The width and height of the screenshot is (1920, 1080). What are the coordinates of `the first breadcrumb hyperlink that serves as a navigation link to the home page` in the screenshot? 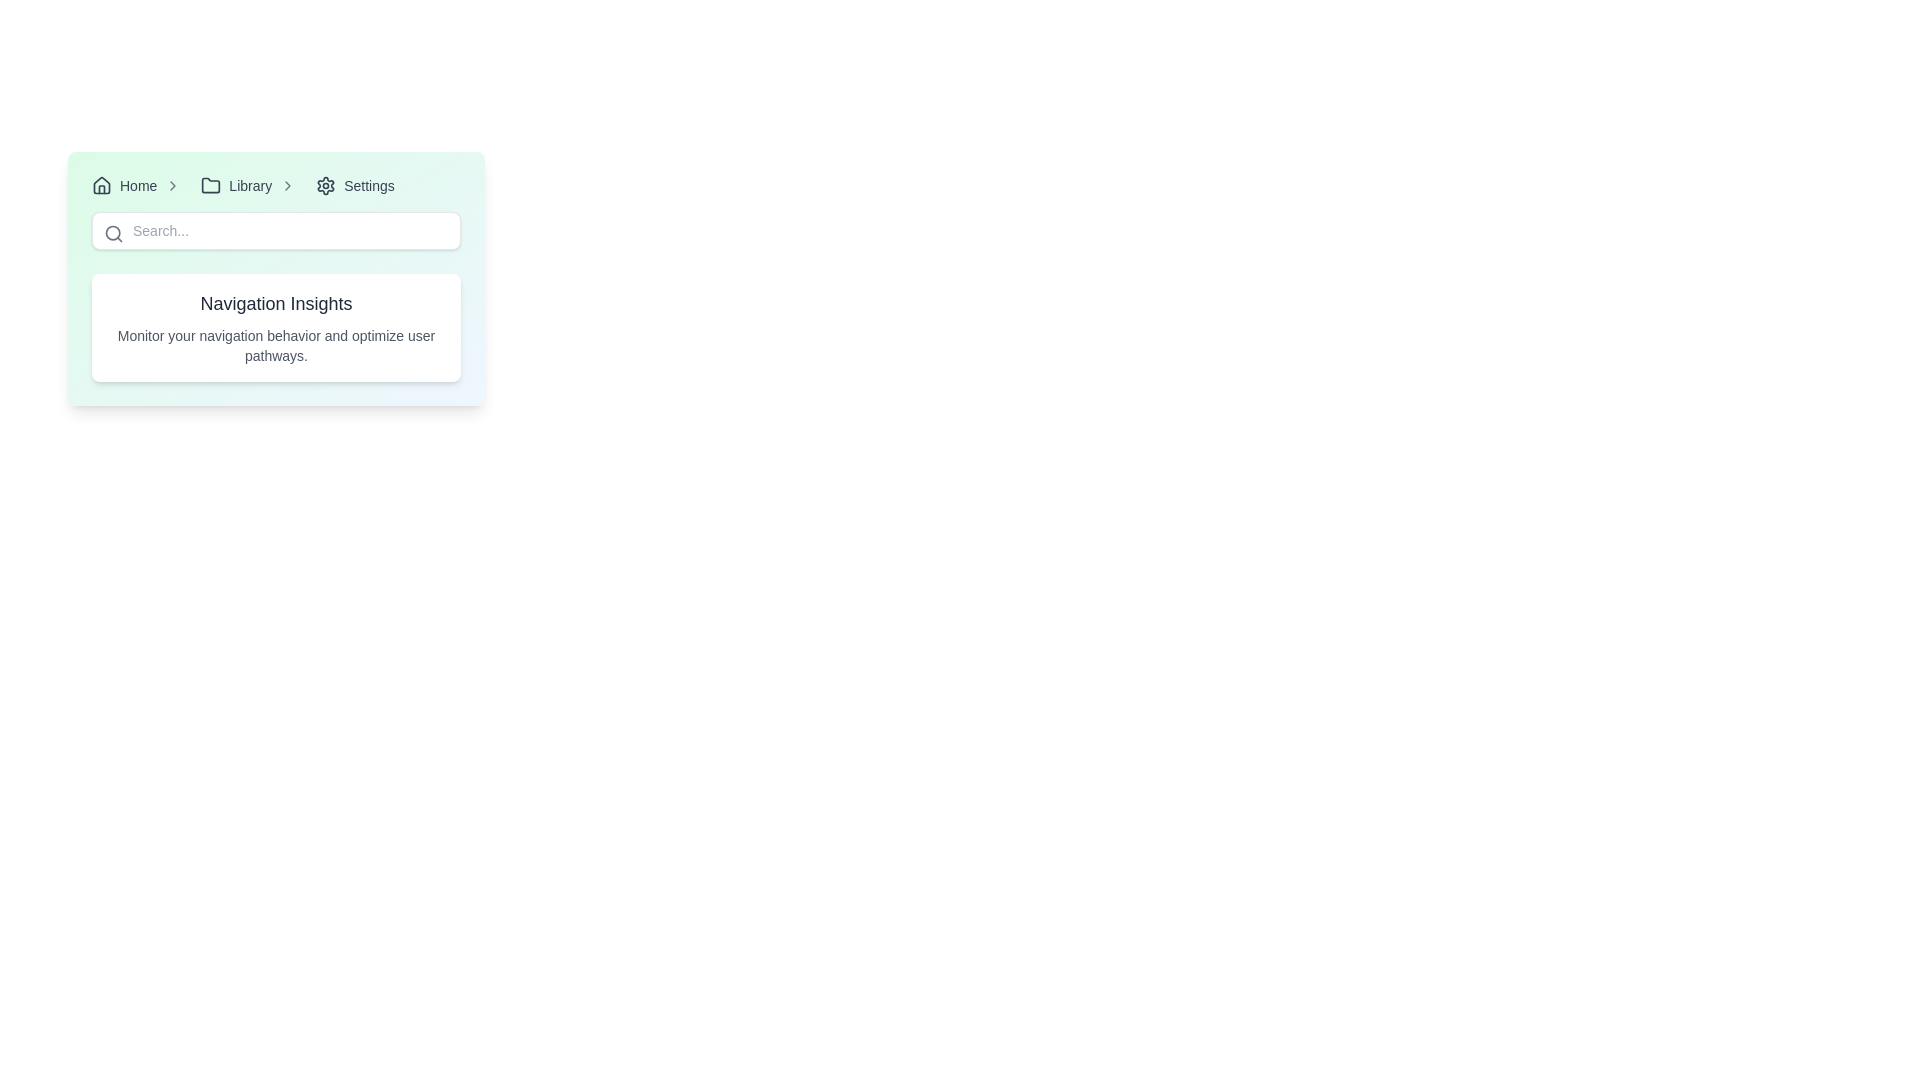 It's located at (123, 185).